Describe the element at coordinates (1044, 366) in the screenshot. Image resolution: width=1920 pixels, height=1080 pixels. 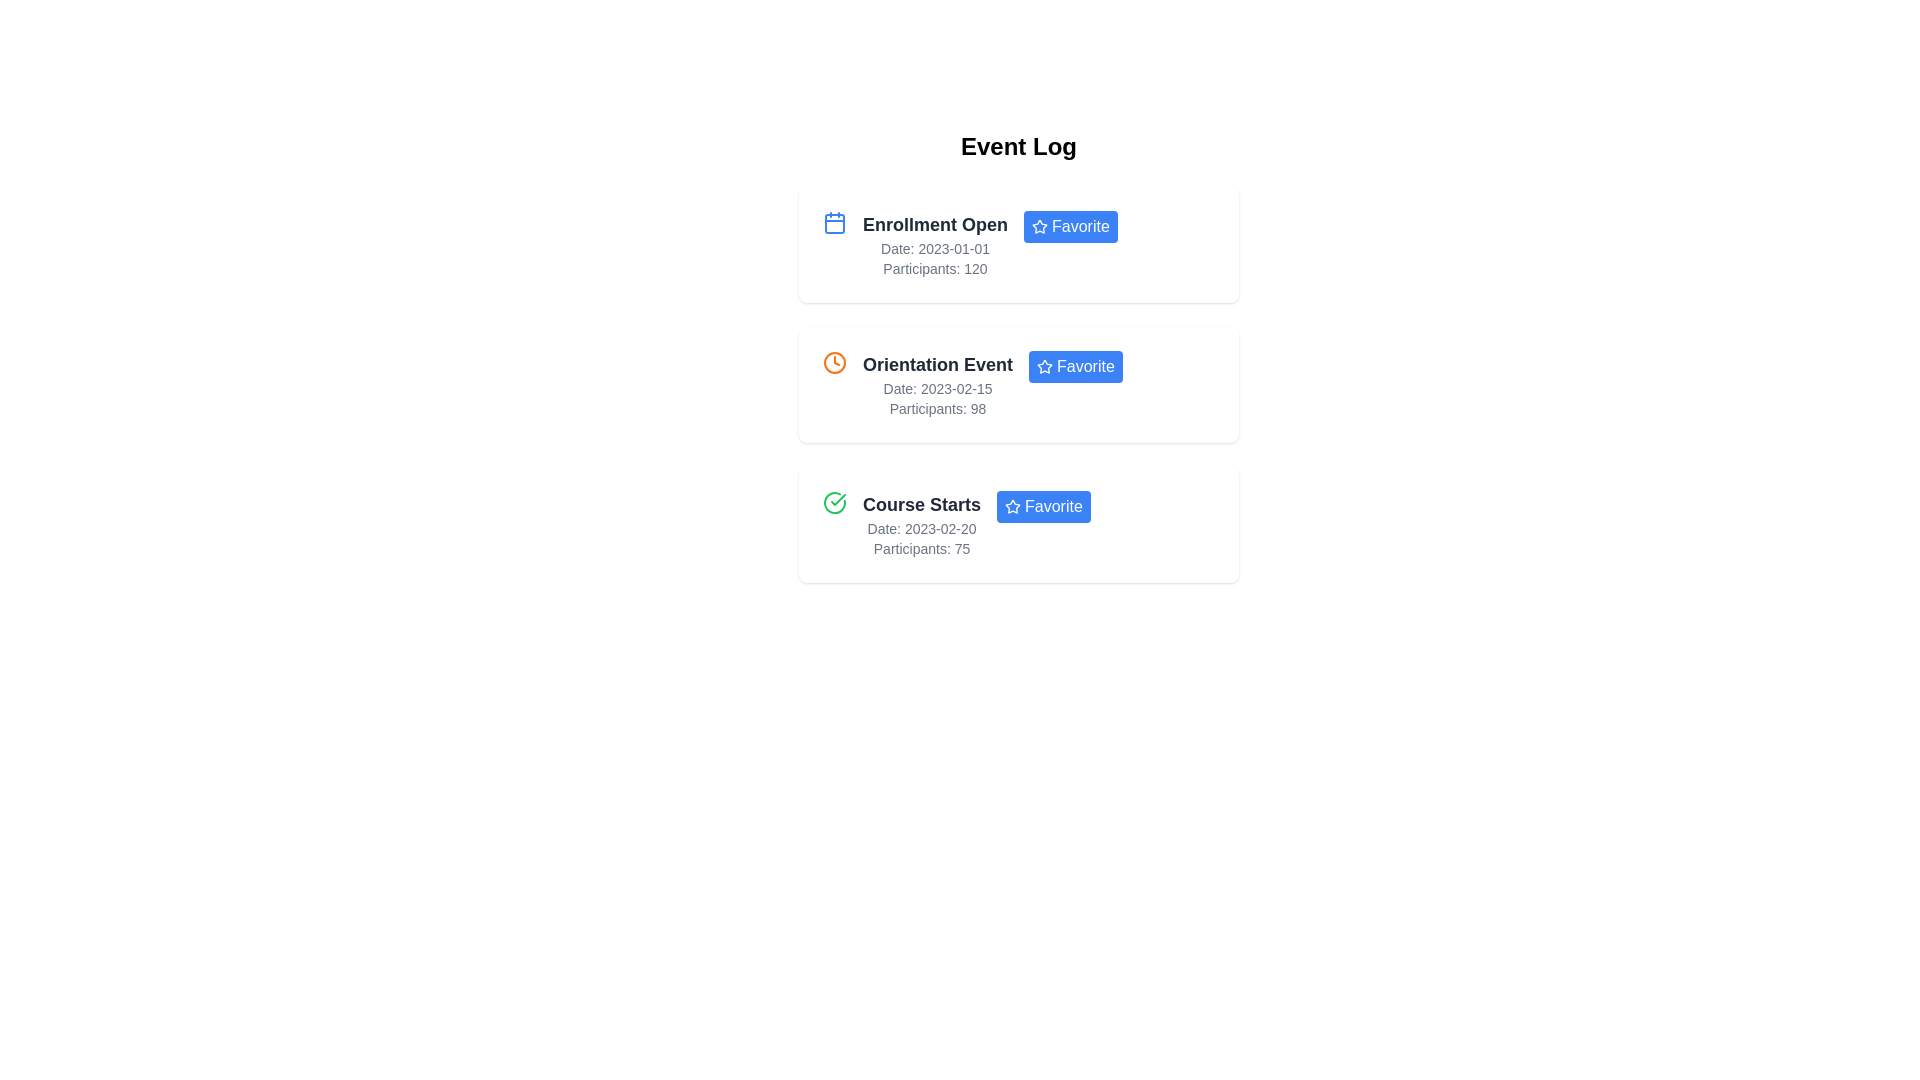
I see `the star-shaped icon with a hollow center located inside the 'Favorite' button of the 'Orientation Event' in the event list` at that location.